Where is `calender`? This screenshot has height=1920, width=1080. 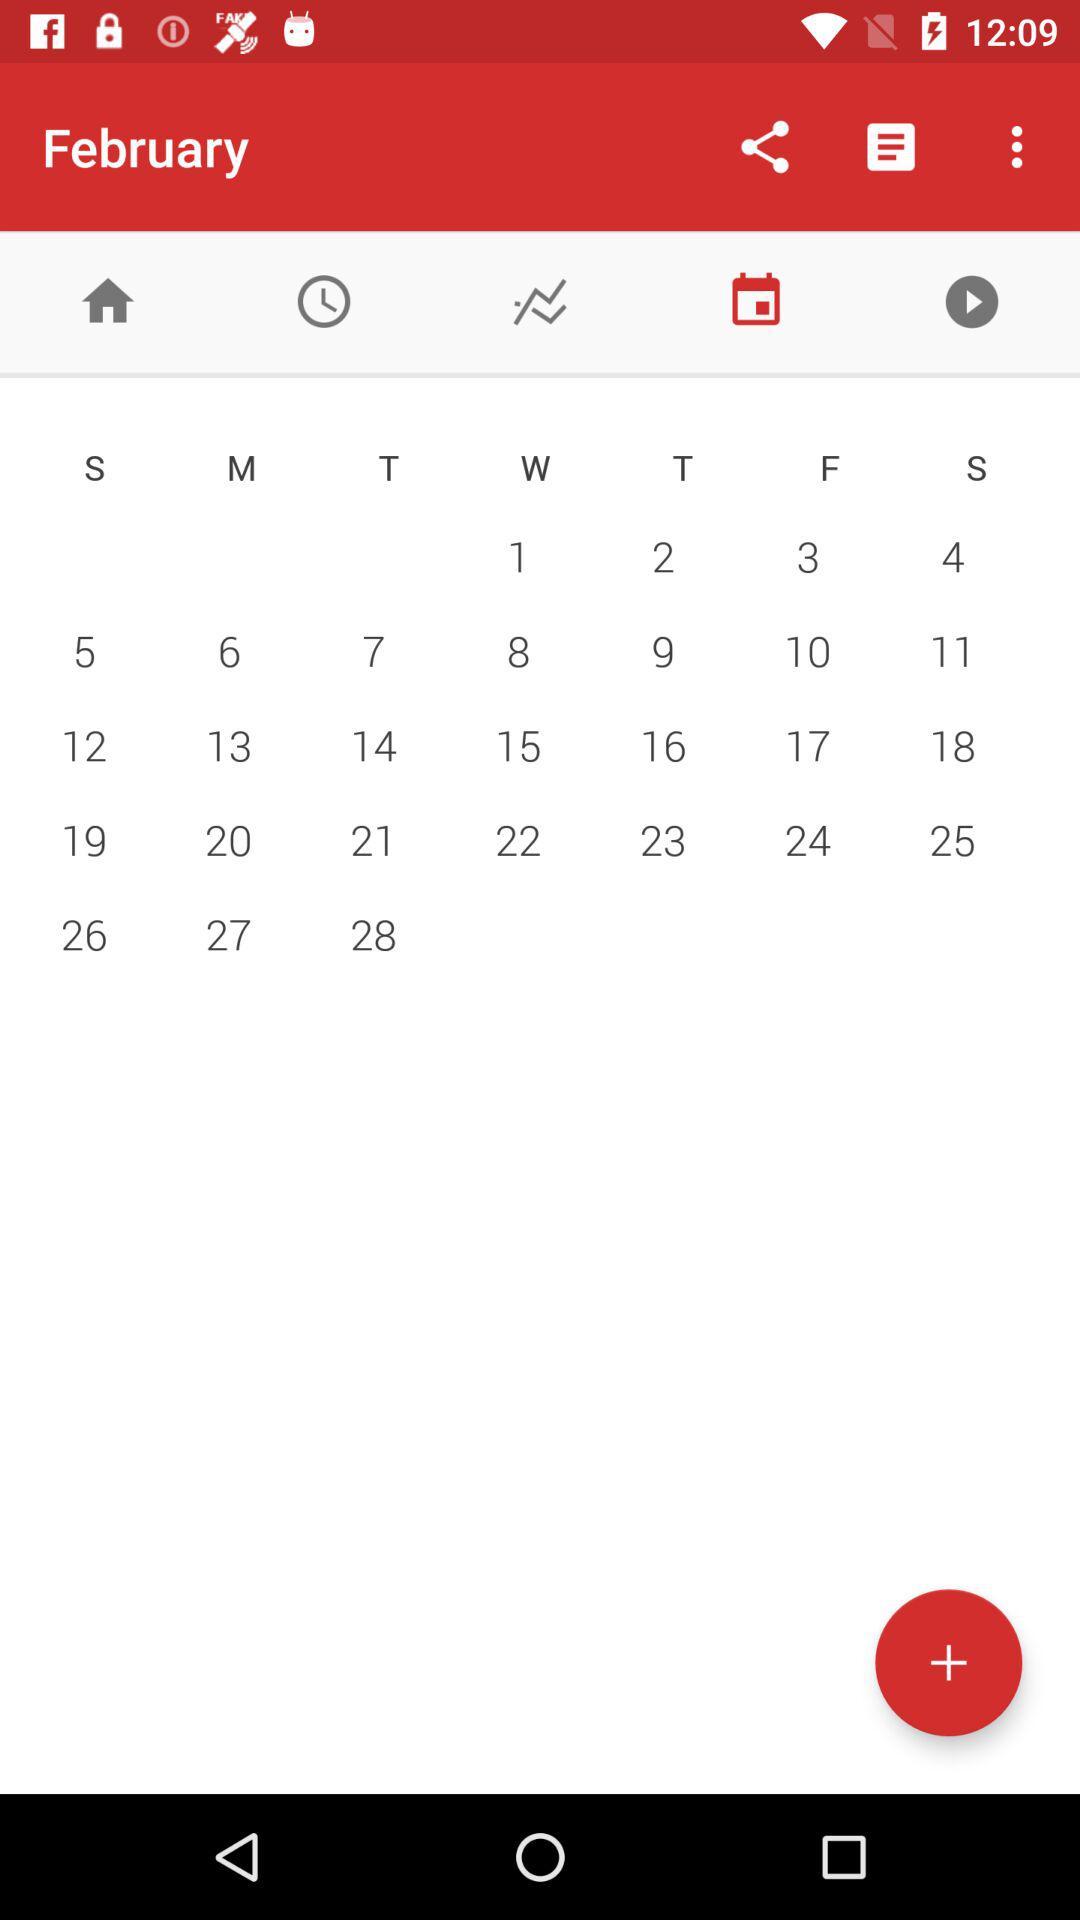 calender is located at coordinates (756, 300).